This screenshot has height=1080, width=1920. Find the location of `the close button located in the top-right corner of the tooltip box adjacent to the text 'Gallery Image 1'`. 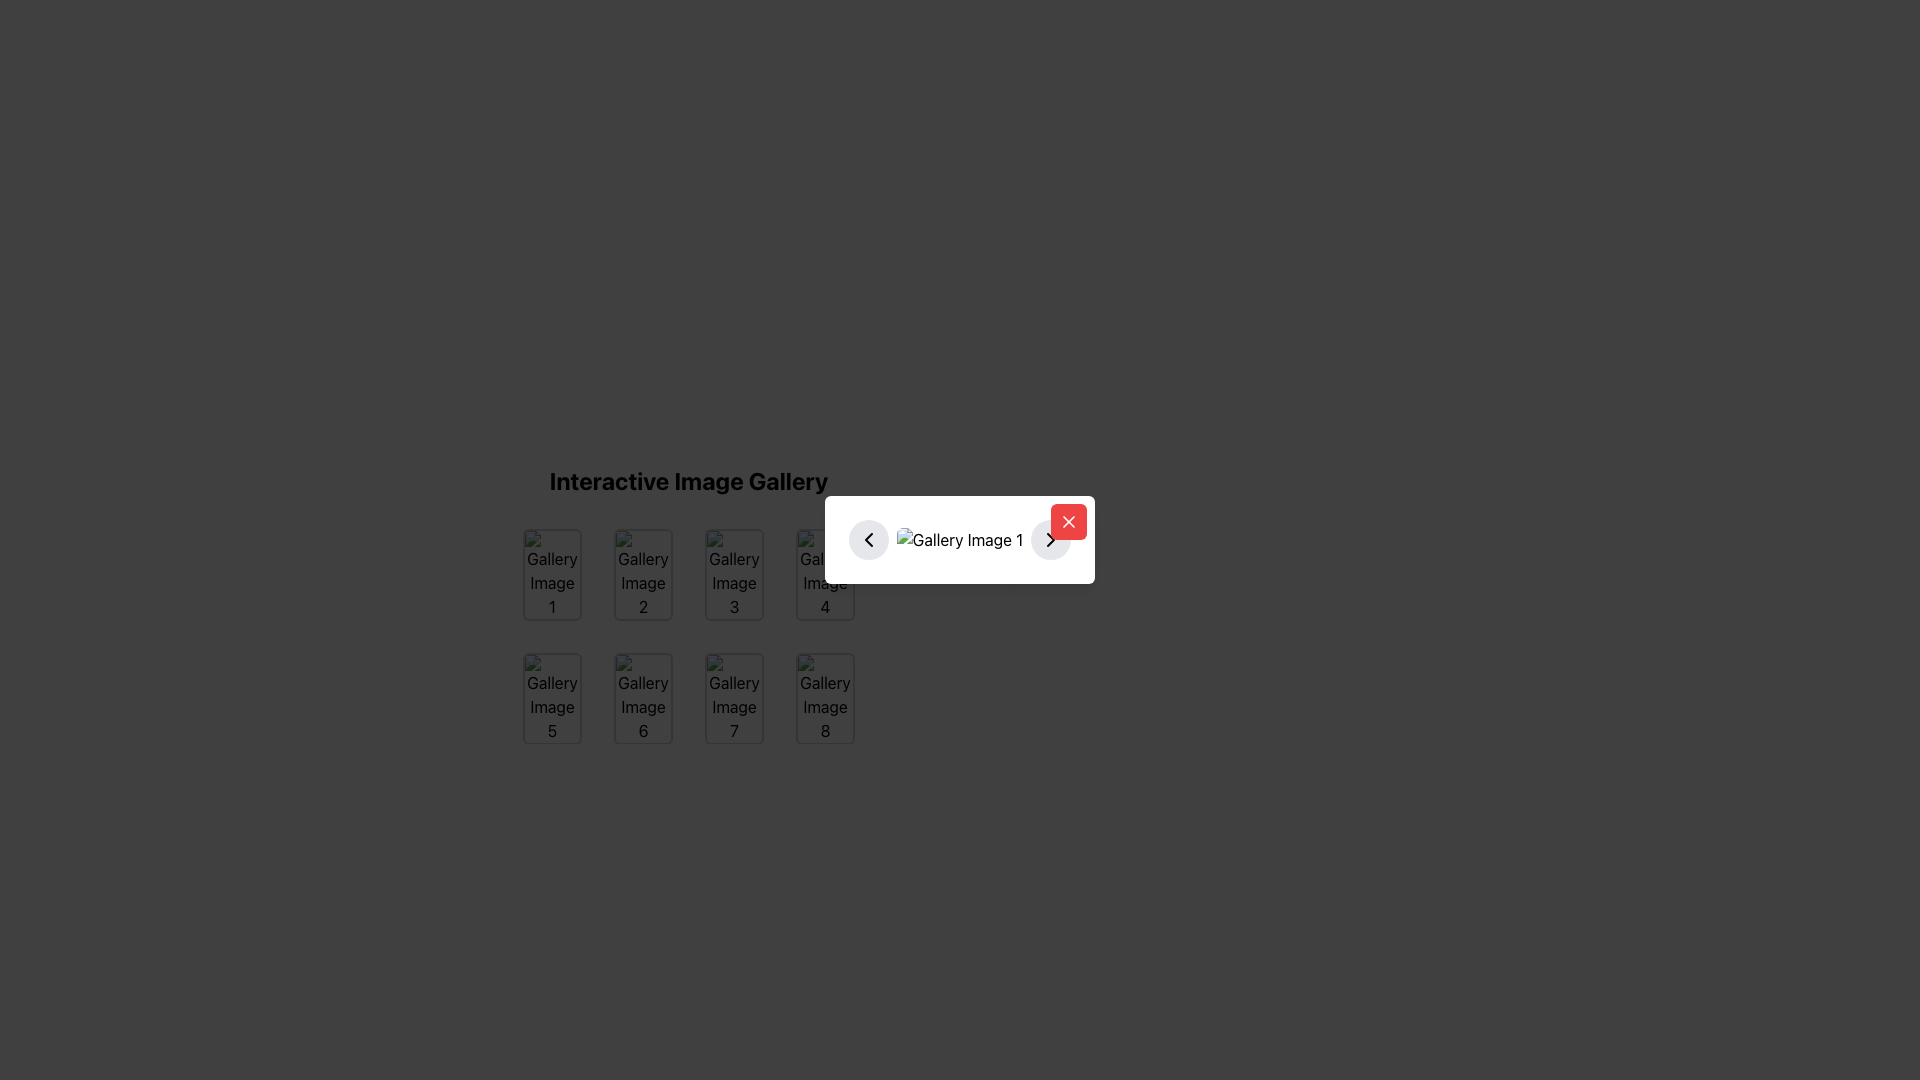

the close button located in the top-right corner of the tooltip box adjacent to the text 'Gallery Image 1' is located at coordinates (1068, 520).